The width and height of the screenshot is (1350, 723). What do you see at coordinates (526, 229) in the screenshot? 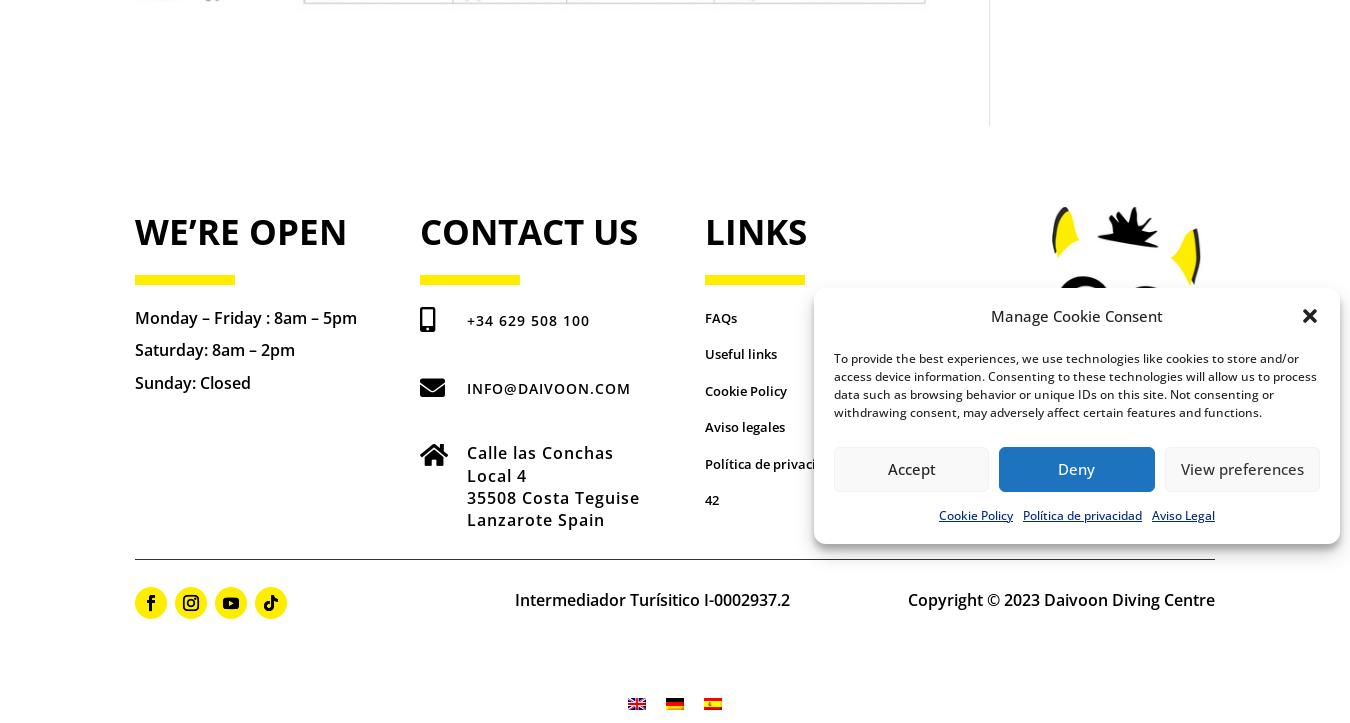
I see `'Contact us'` at bounding box center [526, 229].